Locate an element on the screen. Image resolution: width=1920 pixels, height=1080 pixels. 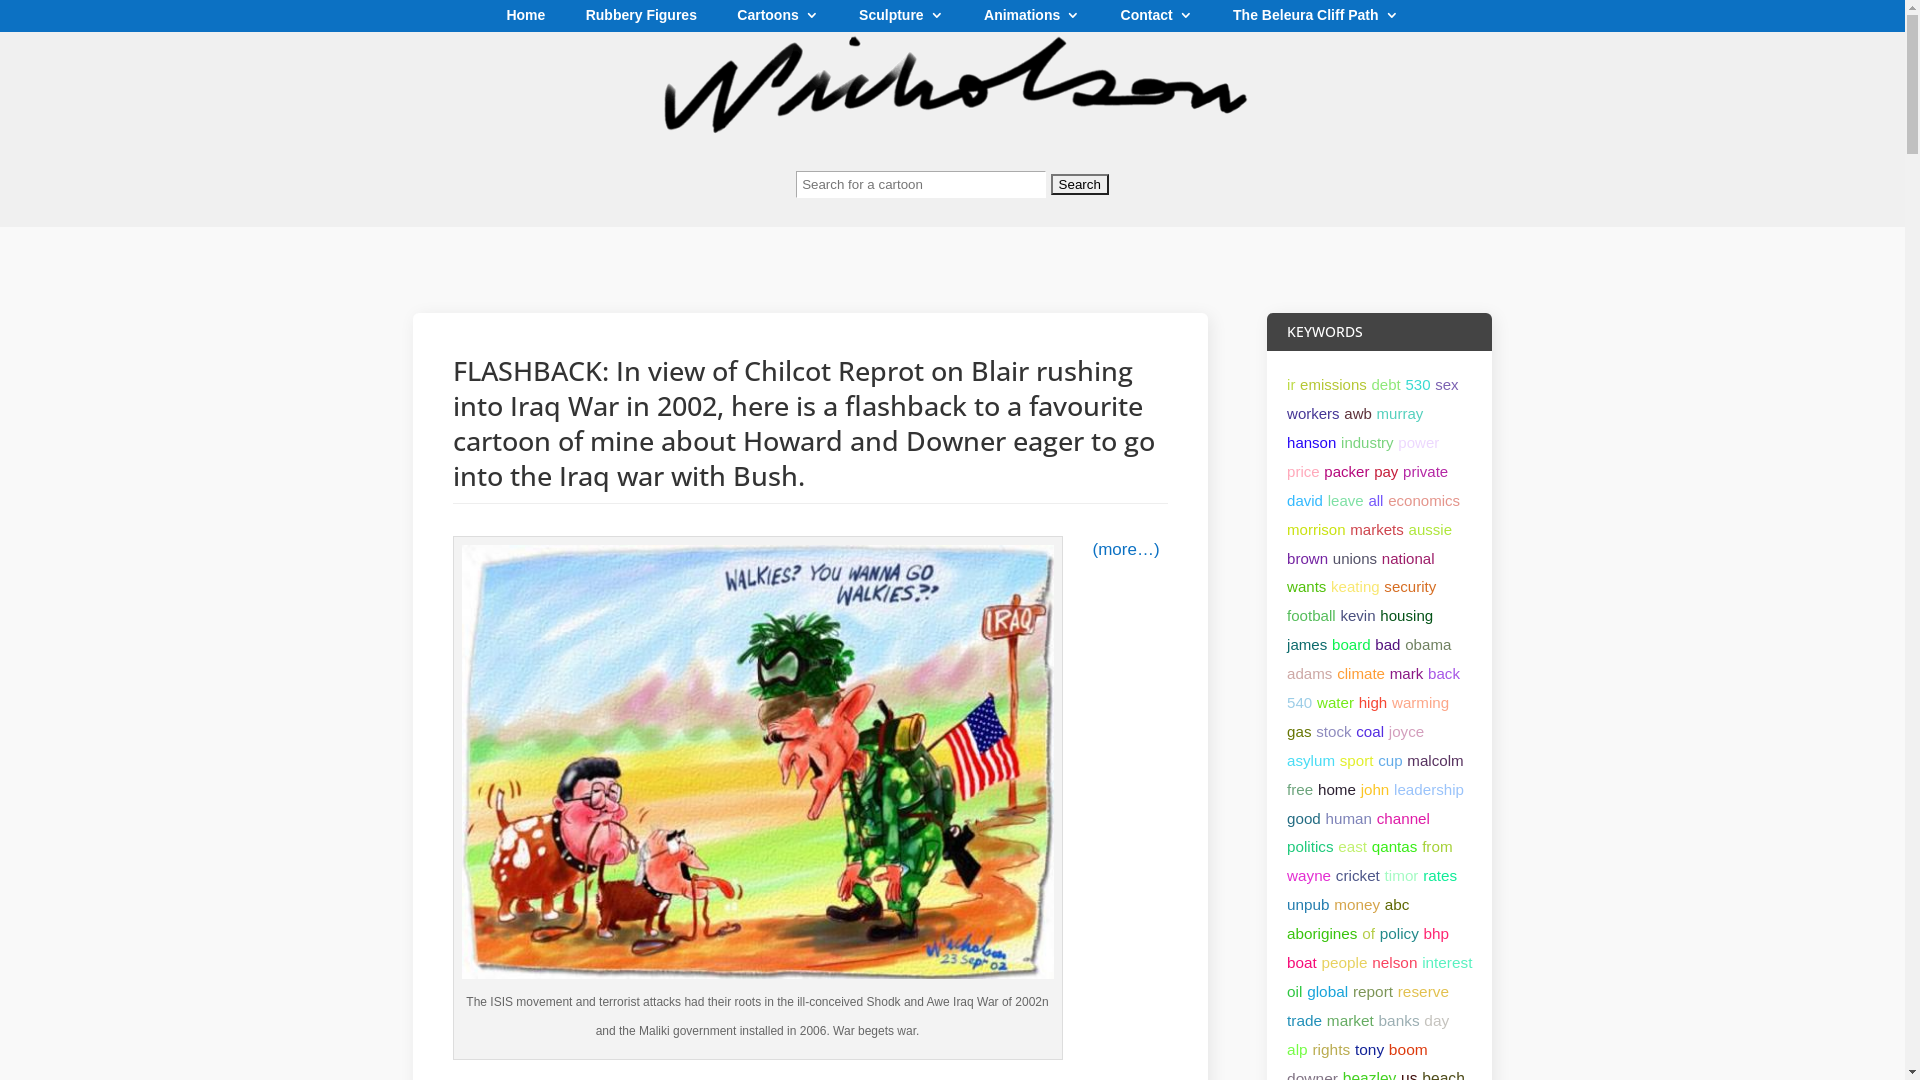
'policy' is located at coordinates (1398, 933).